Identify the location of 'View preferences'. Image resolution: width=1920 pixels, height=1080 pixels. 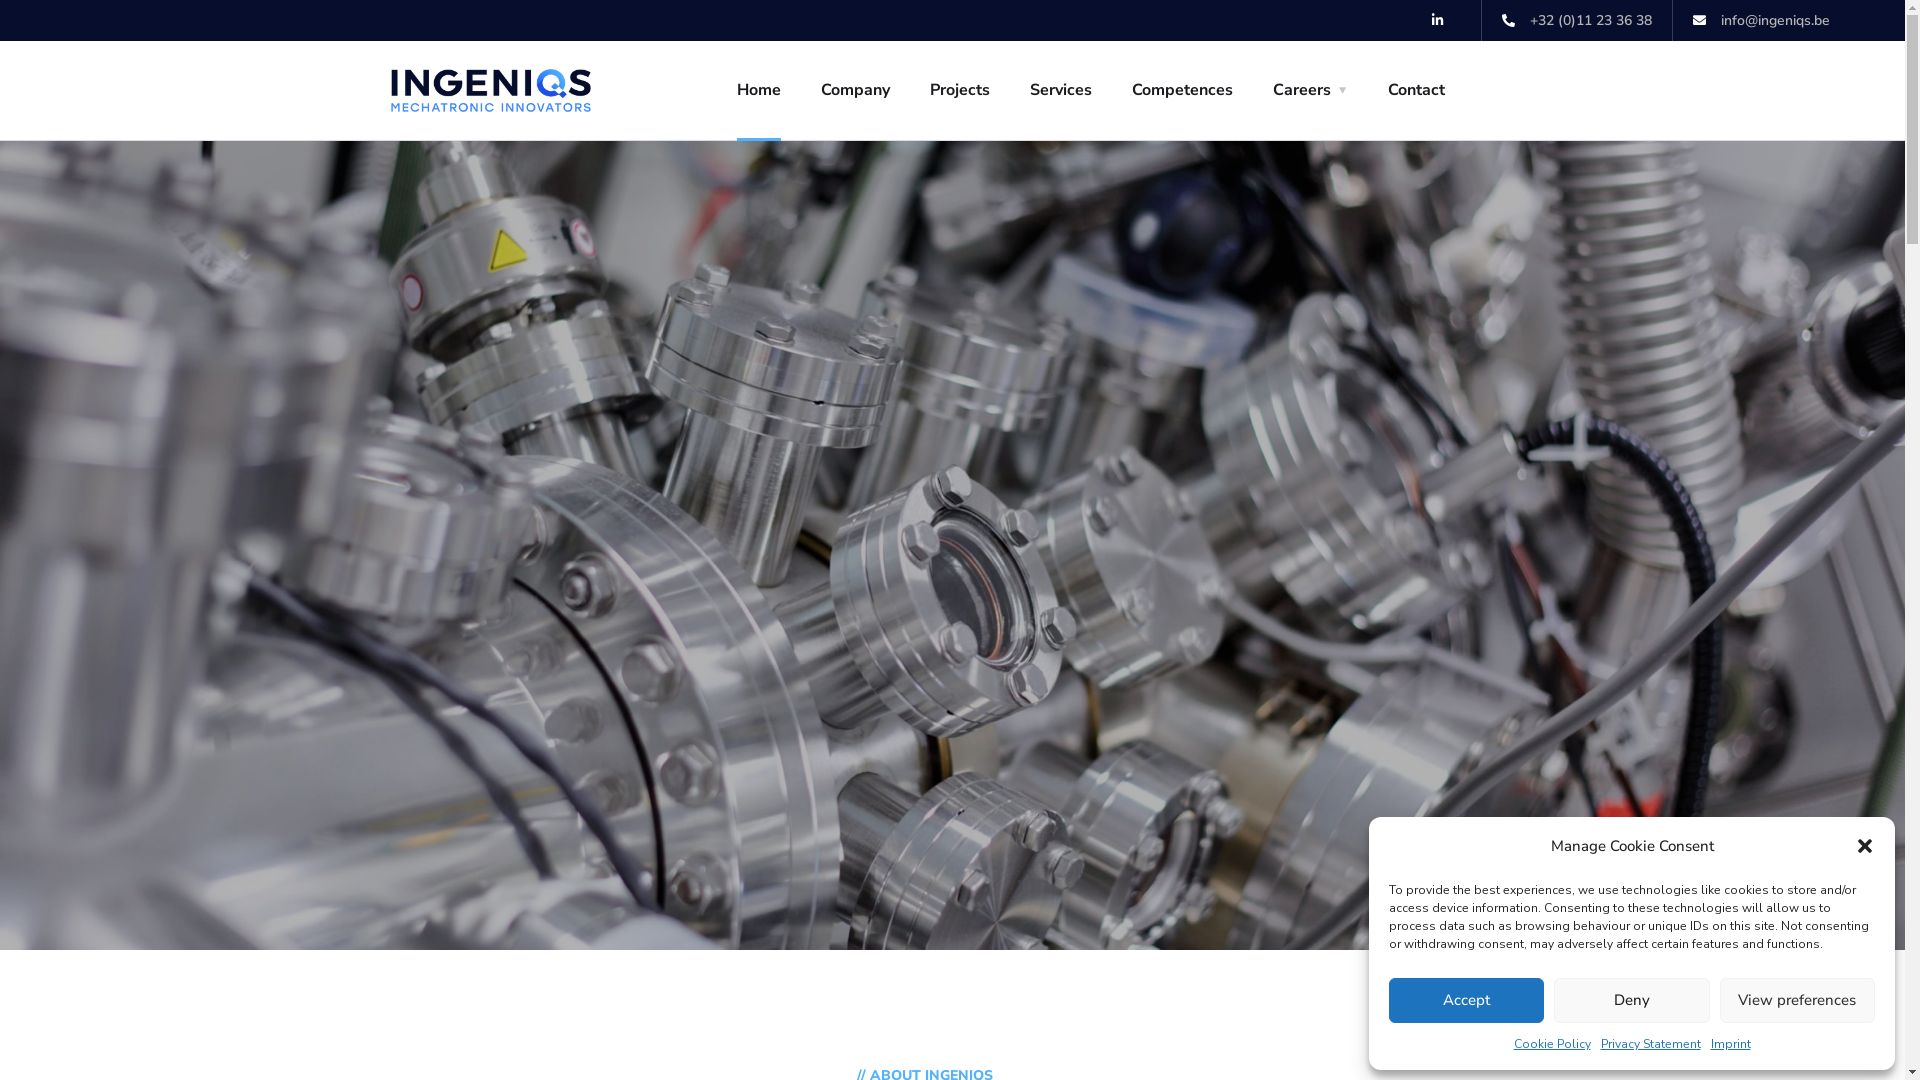
(1797, 1000).